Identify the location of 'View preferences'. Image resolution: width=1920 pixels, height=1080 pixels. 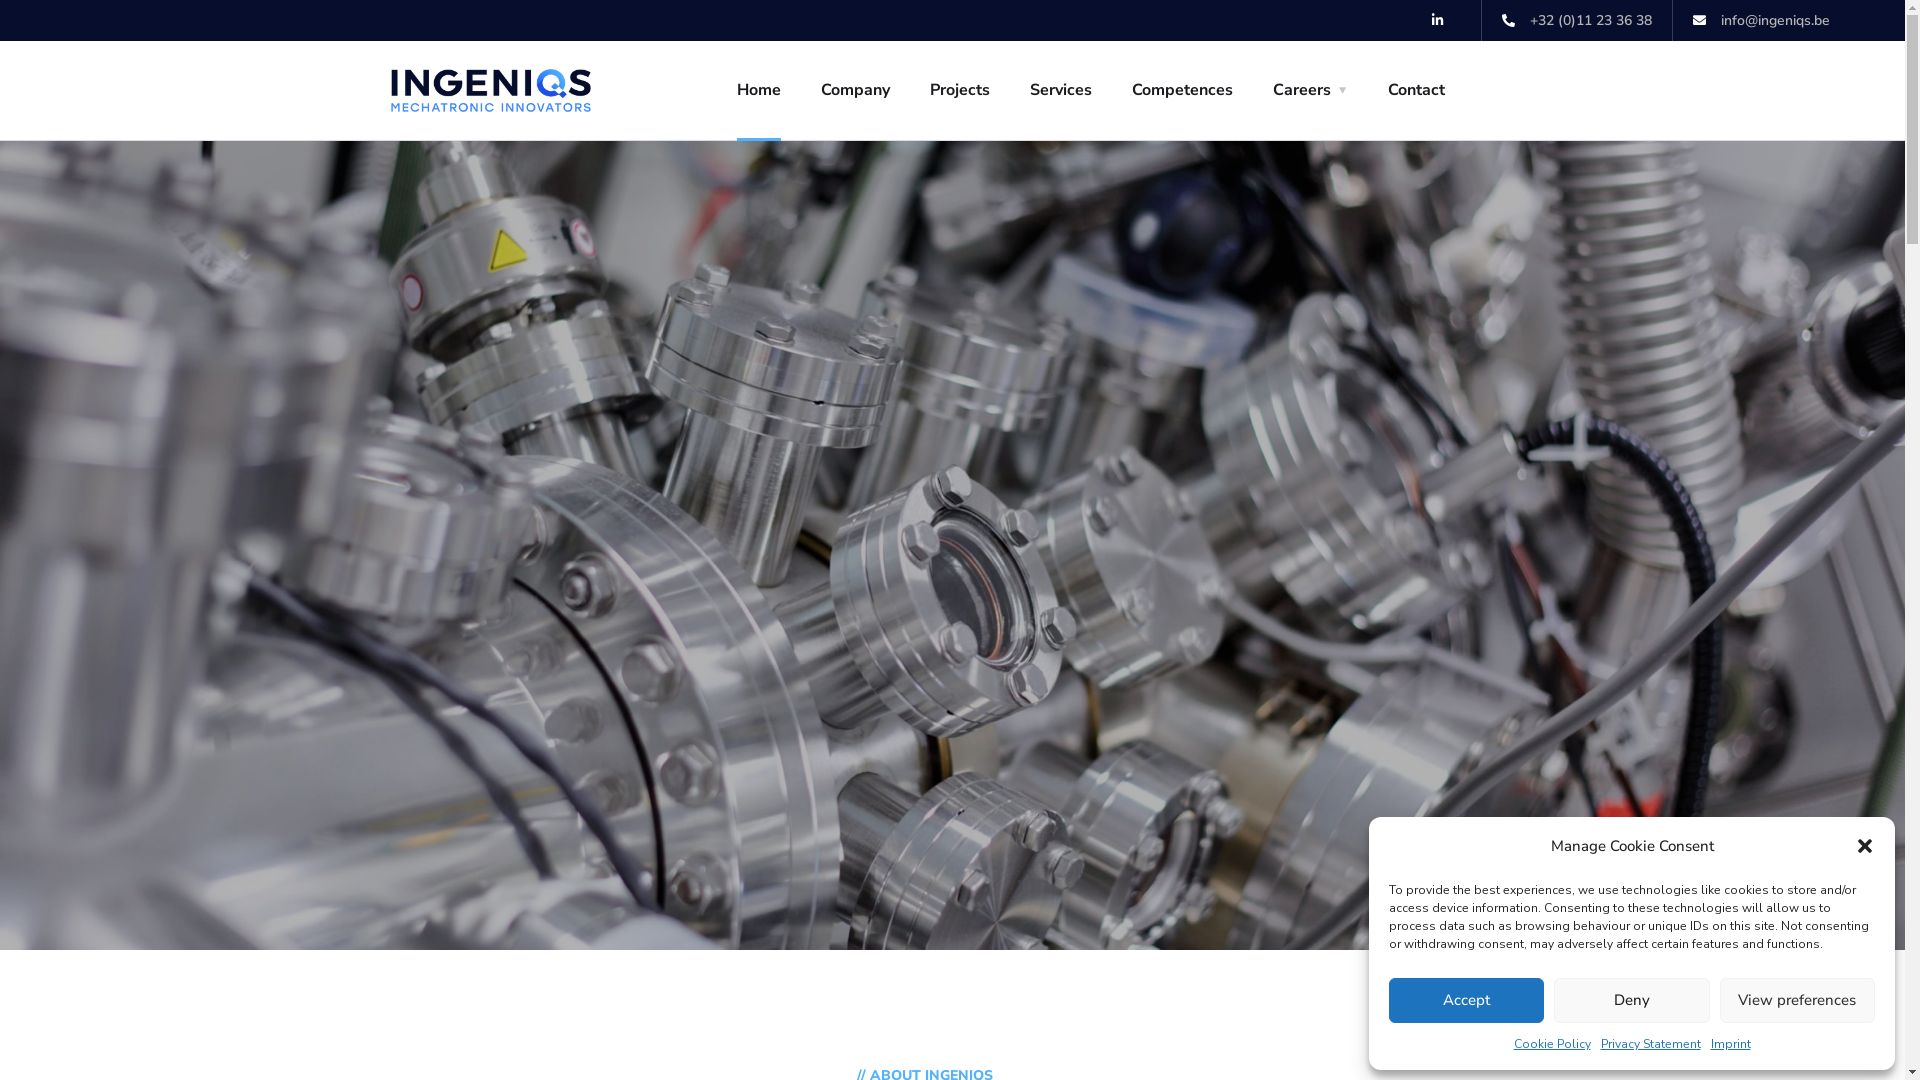
(1797, 1000).